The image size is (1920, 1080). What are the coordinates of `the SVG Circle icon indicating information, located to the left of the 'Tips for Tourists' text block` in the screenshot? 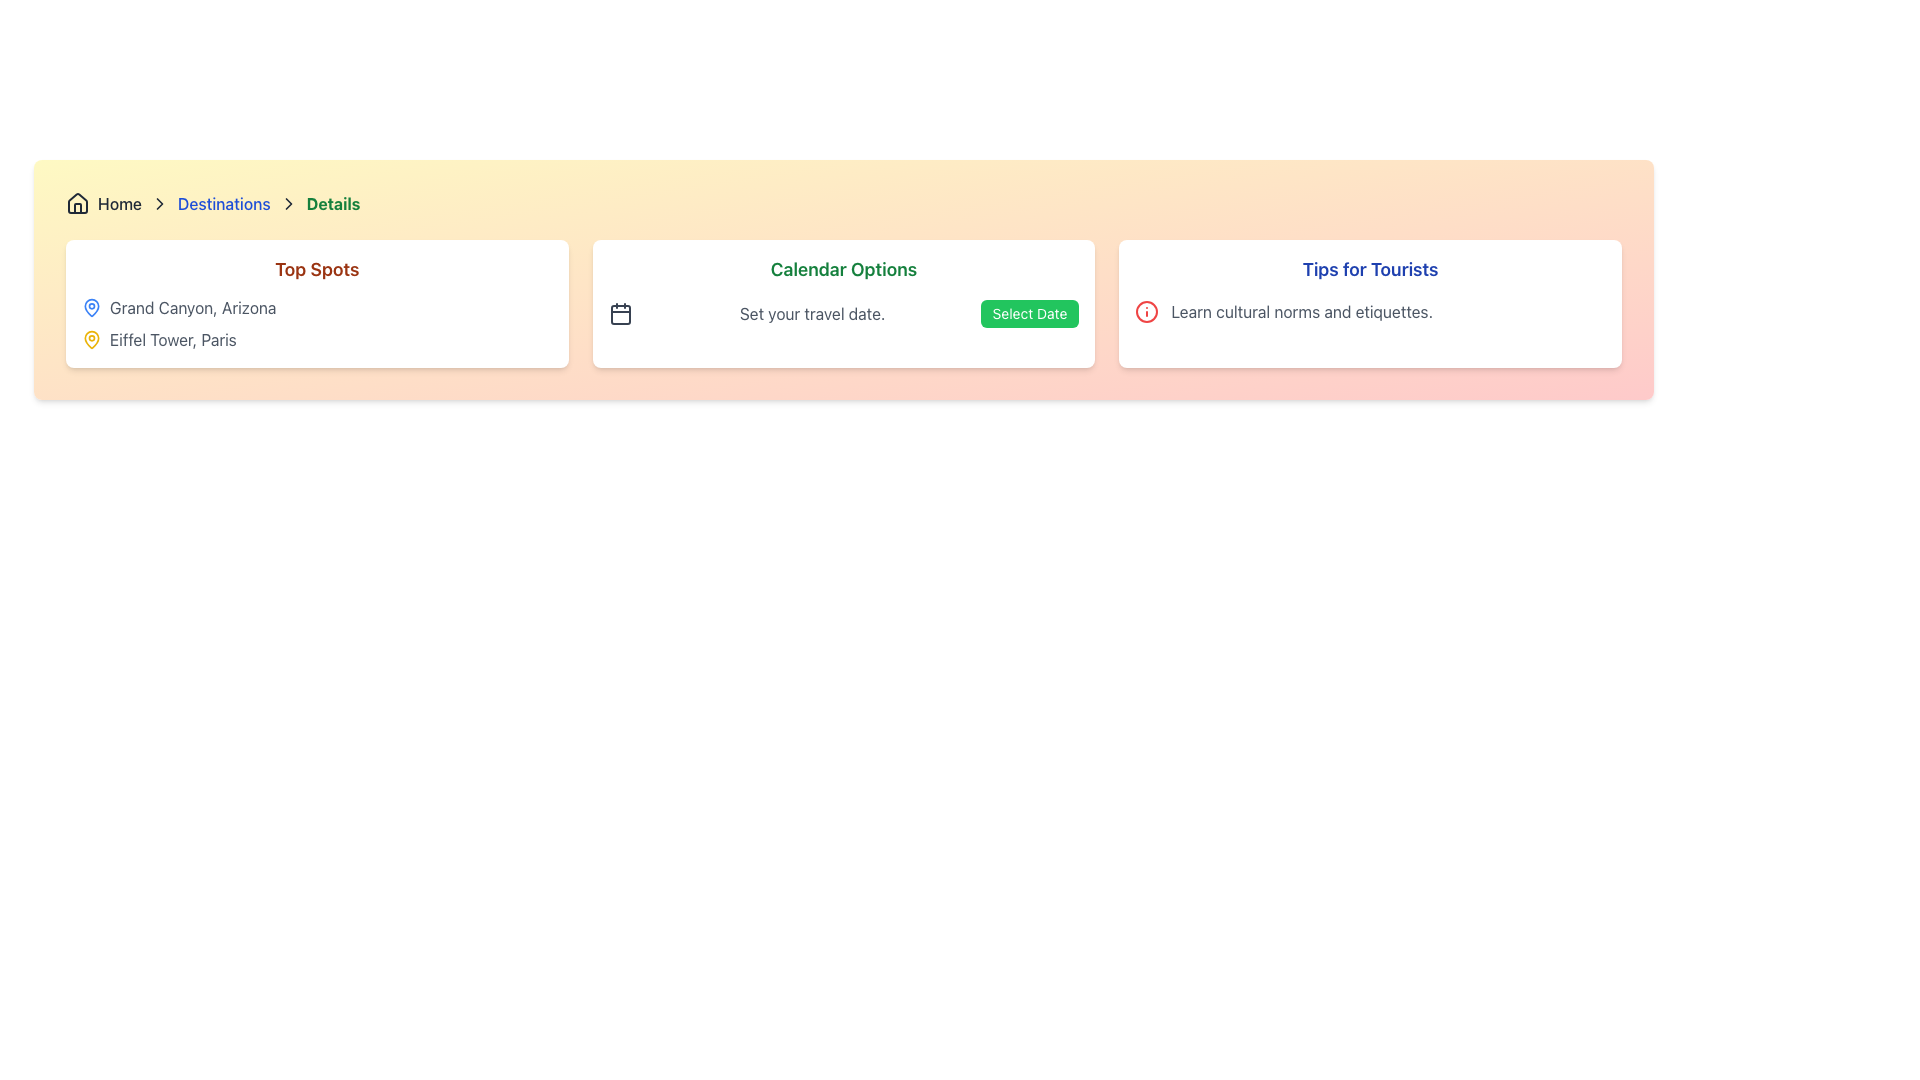 It's located at (1147, 312).